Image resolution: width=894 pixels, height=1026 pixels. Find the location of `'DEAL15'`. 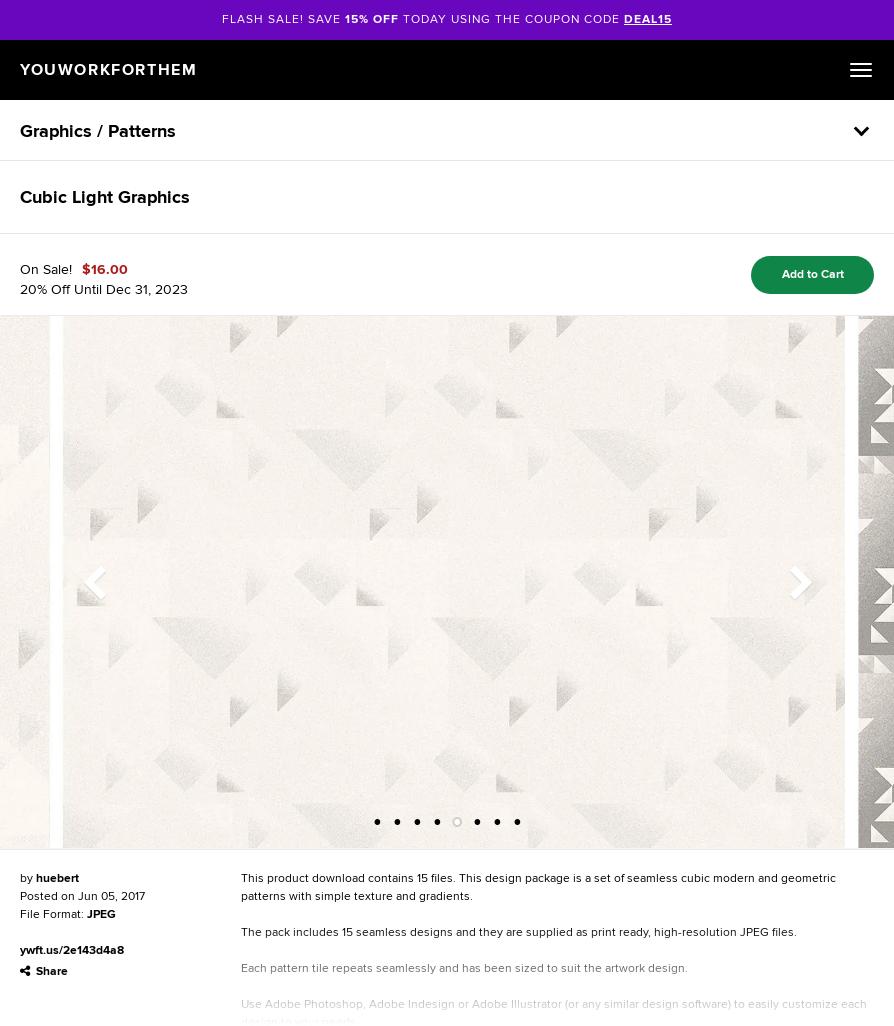

'DEAL15' is located at coordinates (647, 19).